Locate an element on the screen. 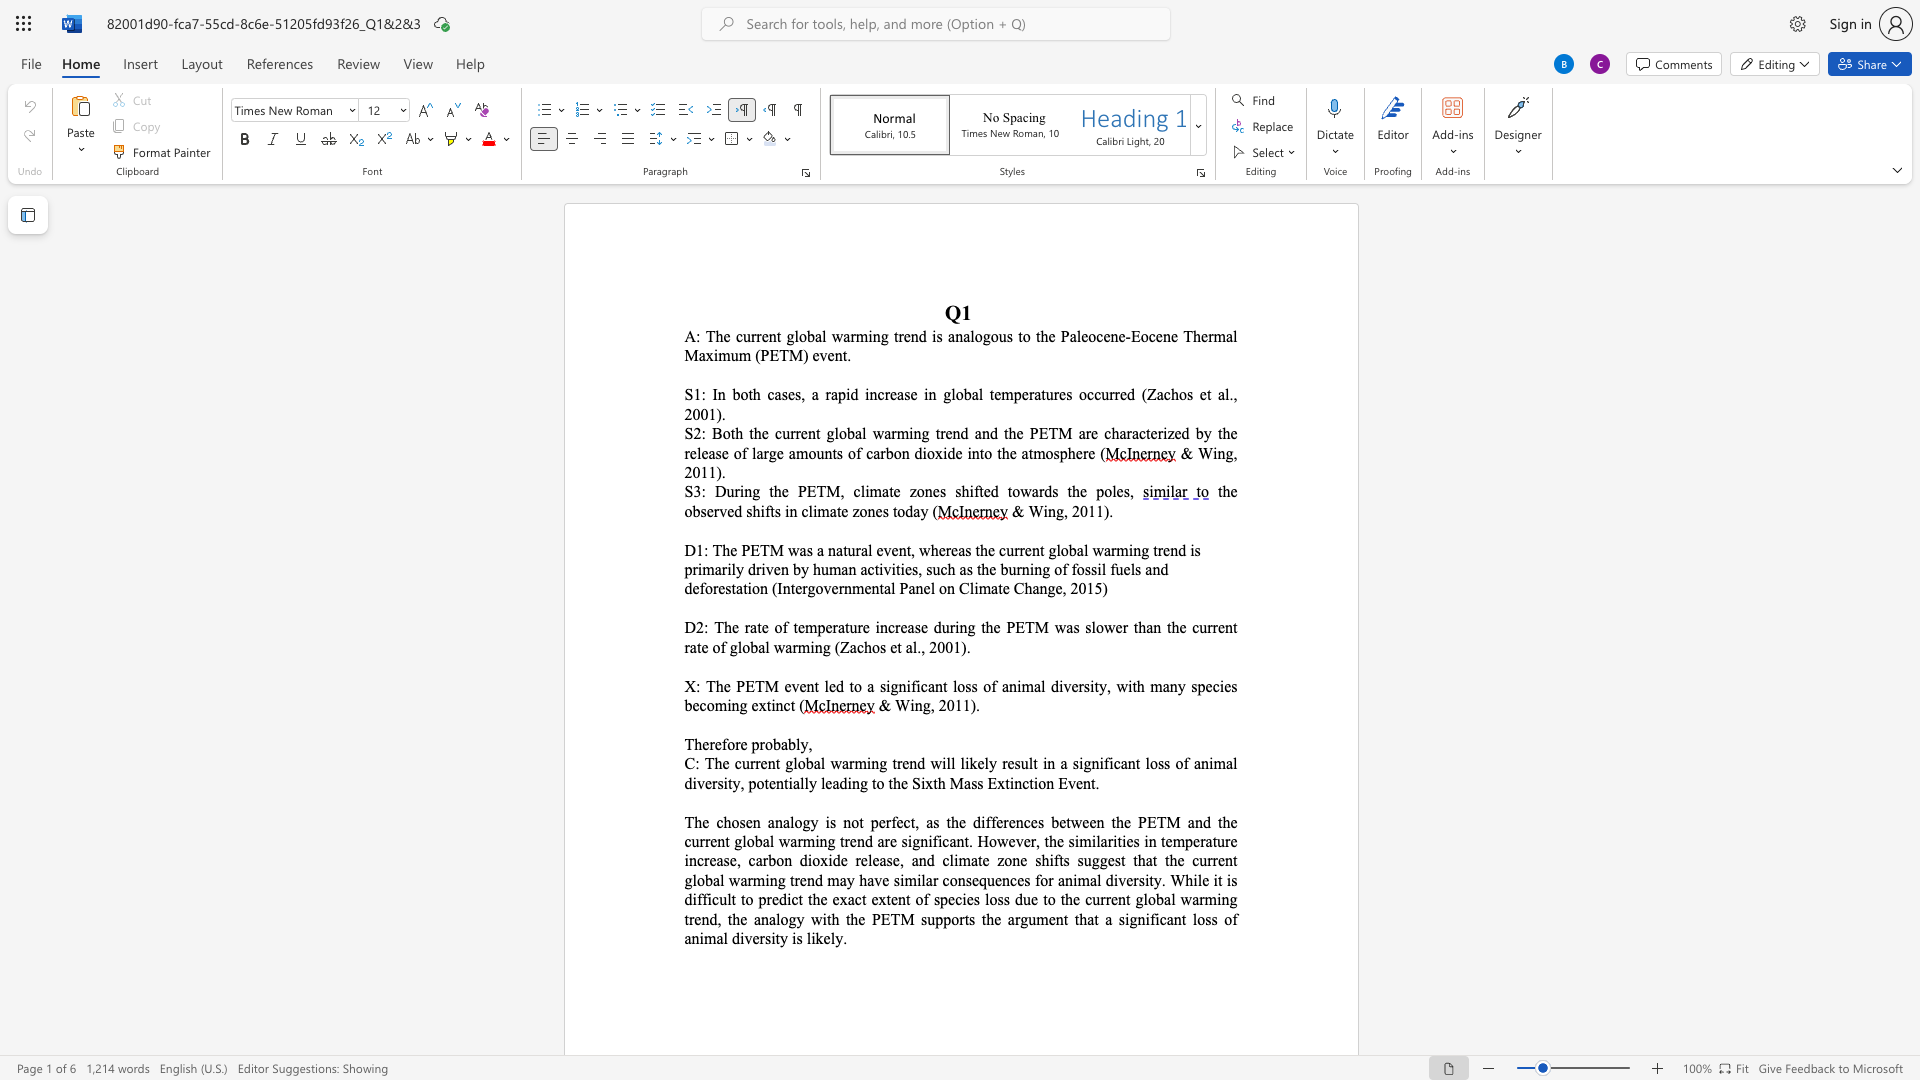 The width and height of the screenshot is (1920, 1080). the space between the continuous character "e" and "r" in the text is located at coordinates (708, 744).